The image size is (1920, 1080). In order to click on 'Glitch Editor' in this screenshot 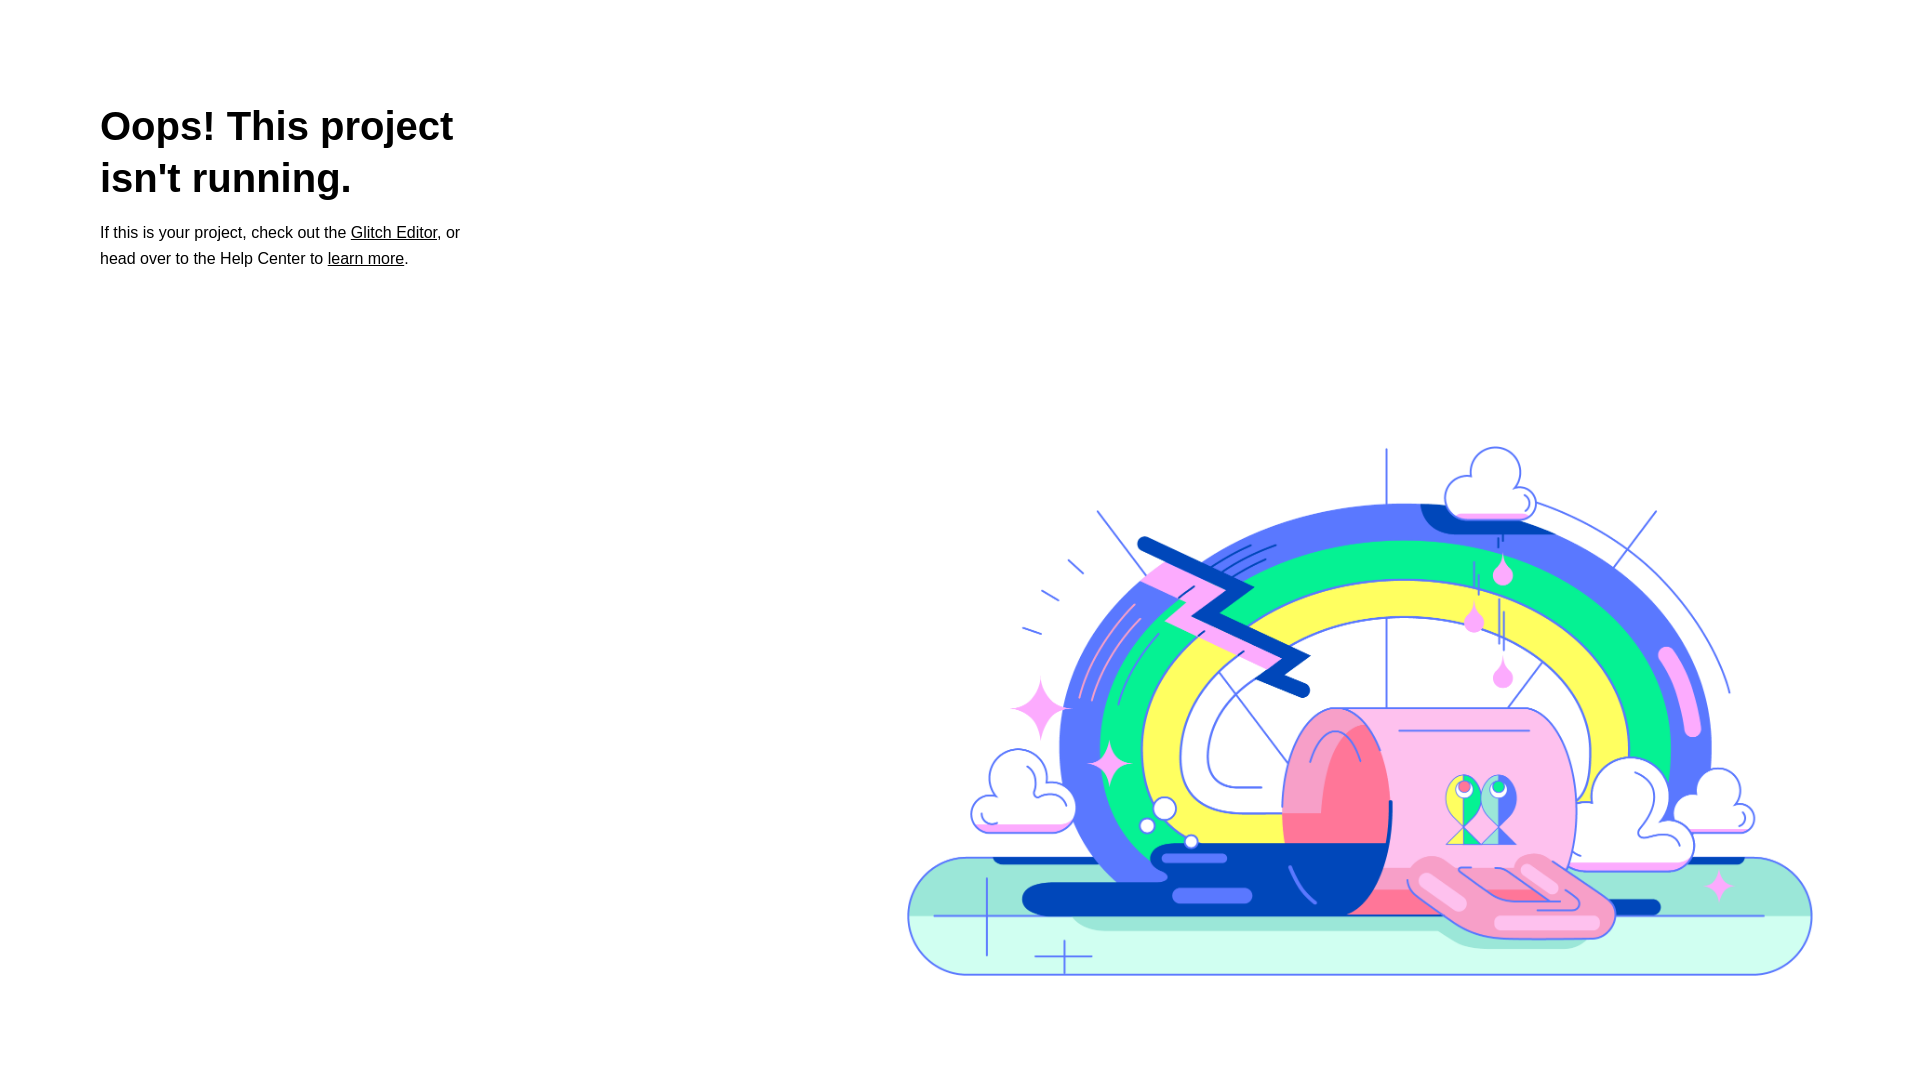, I will do `click(393, 231)`.